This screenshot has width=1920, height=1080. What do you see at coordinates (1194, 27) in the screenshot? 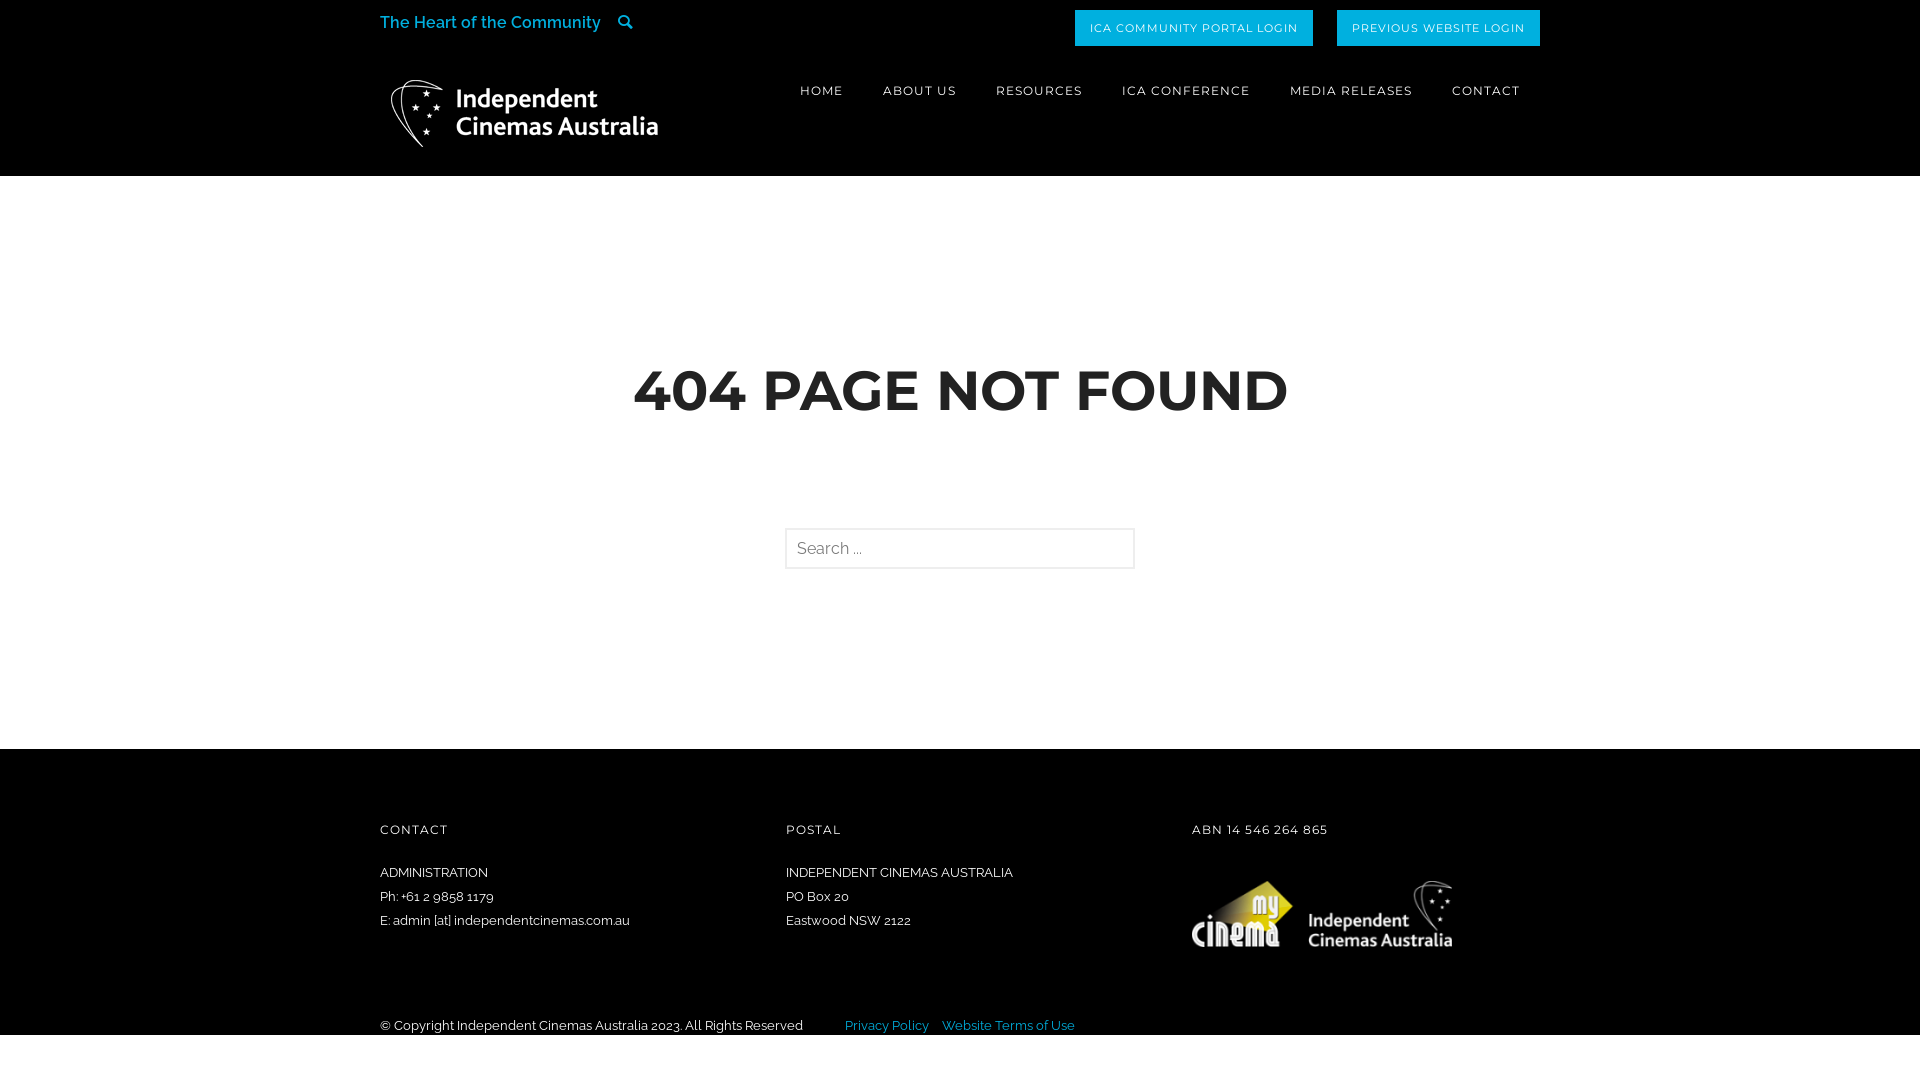
I see `'ICA COMMUNITY PORTAL LOGIN'` at bounding box center [1194, 27].